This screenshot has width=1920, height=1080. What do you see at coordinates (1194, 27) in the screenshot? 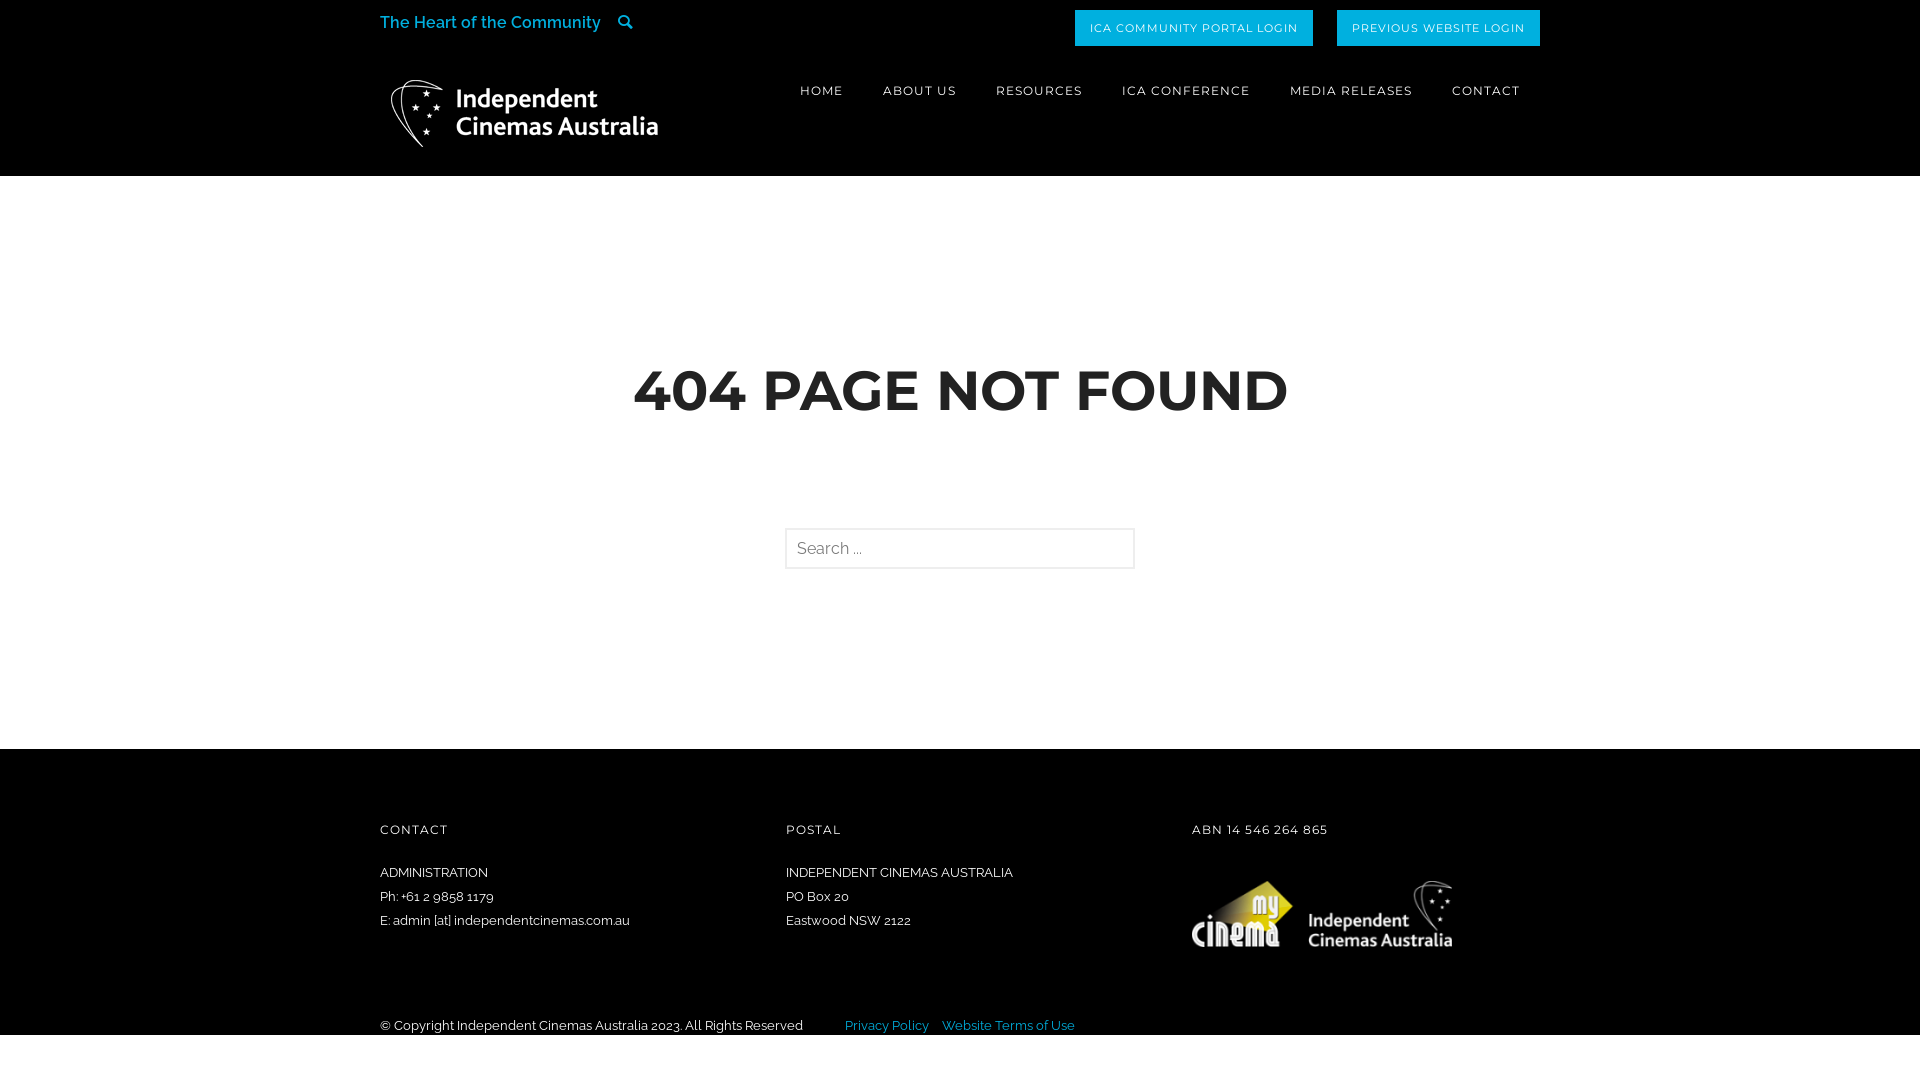
I see `'ICA COMMUNITY PORTAL LOGIN'` at bounding box center [1194, 27].